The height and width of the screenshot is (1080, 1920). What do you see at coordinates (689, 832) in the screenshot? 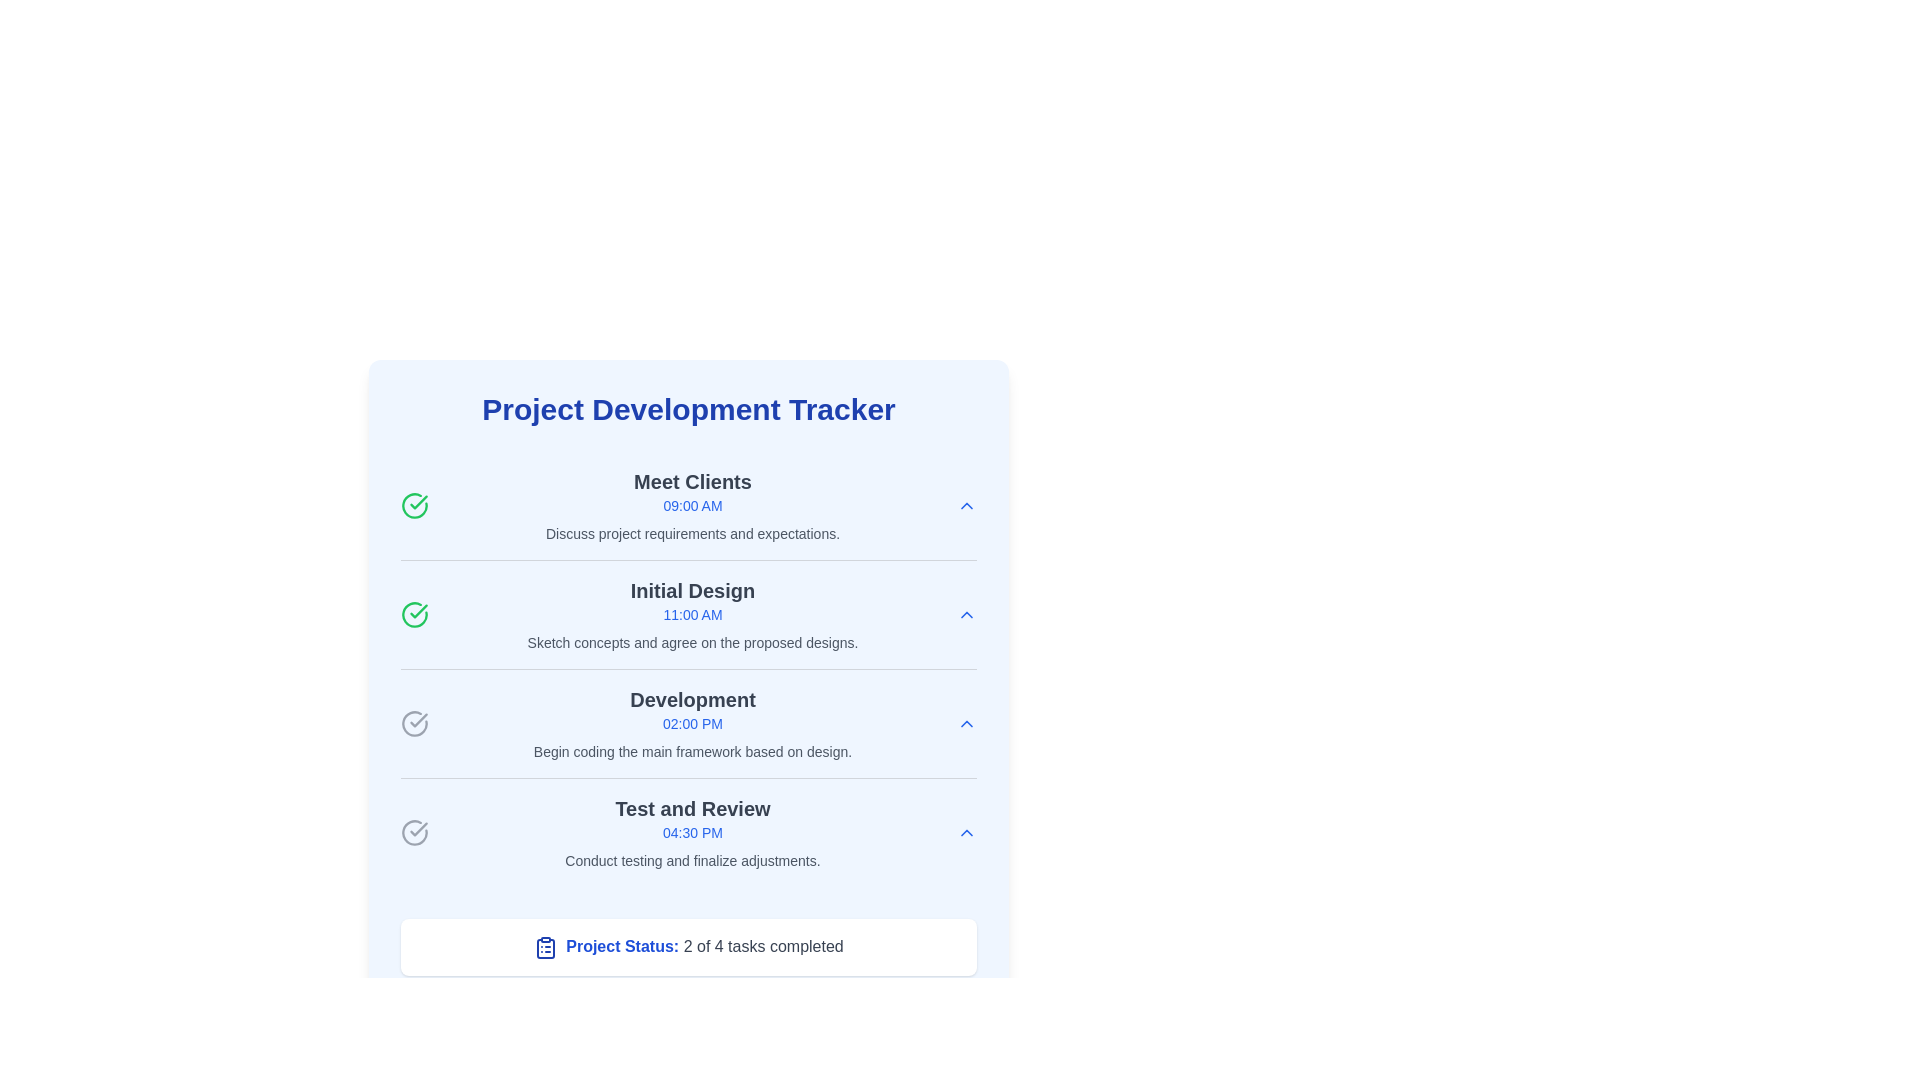
I see `the fourth task card` at bounding box center [689, 832].